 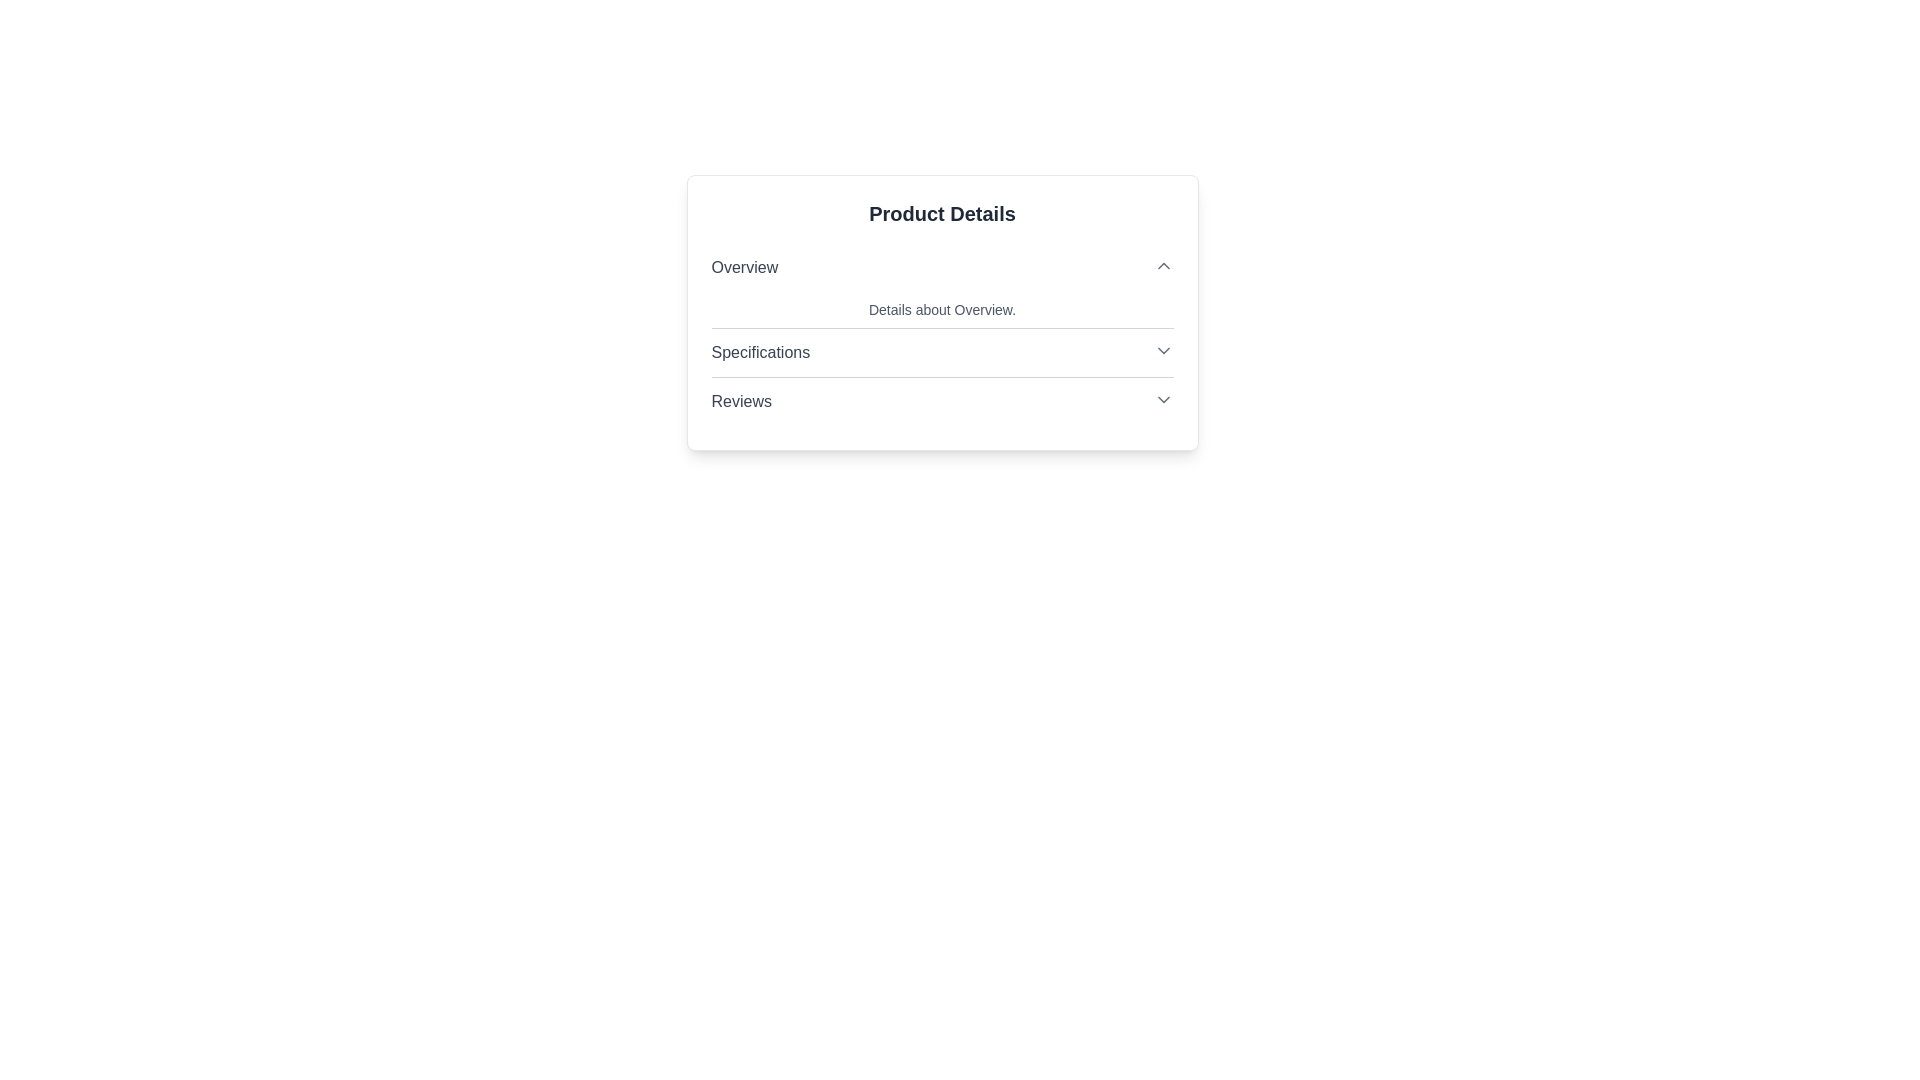 I want to click on the text block displaying 'Details about Overview' which is styled in a small gray font and located below the 'Overview' header in the 'Product Details' card, so click(x=941, y=309).